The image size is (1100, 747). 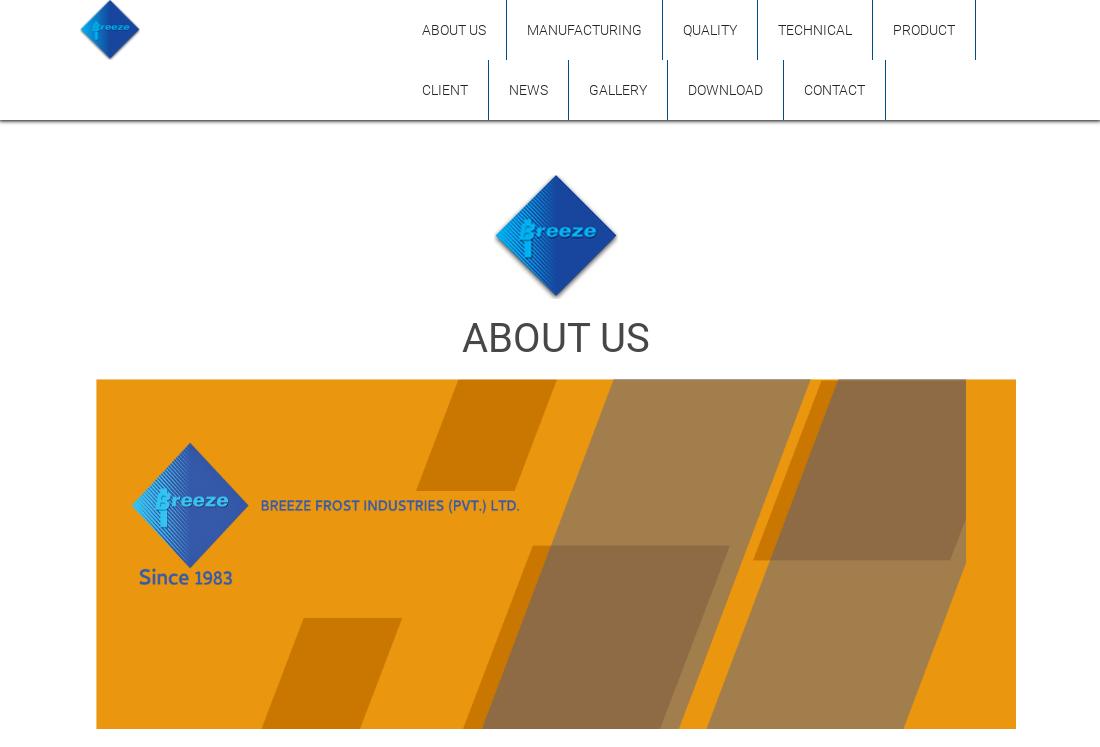 What do you see at coordinates (803, 90) in the screenshot?
I see `'Contact'` at bounding box center [803, 90].